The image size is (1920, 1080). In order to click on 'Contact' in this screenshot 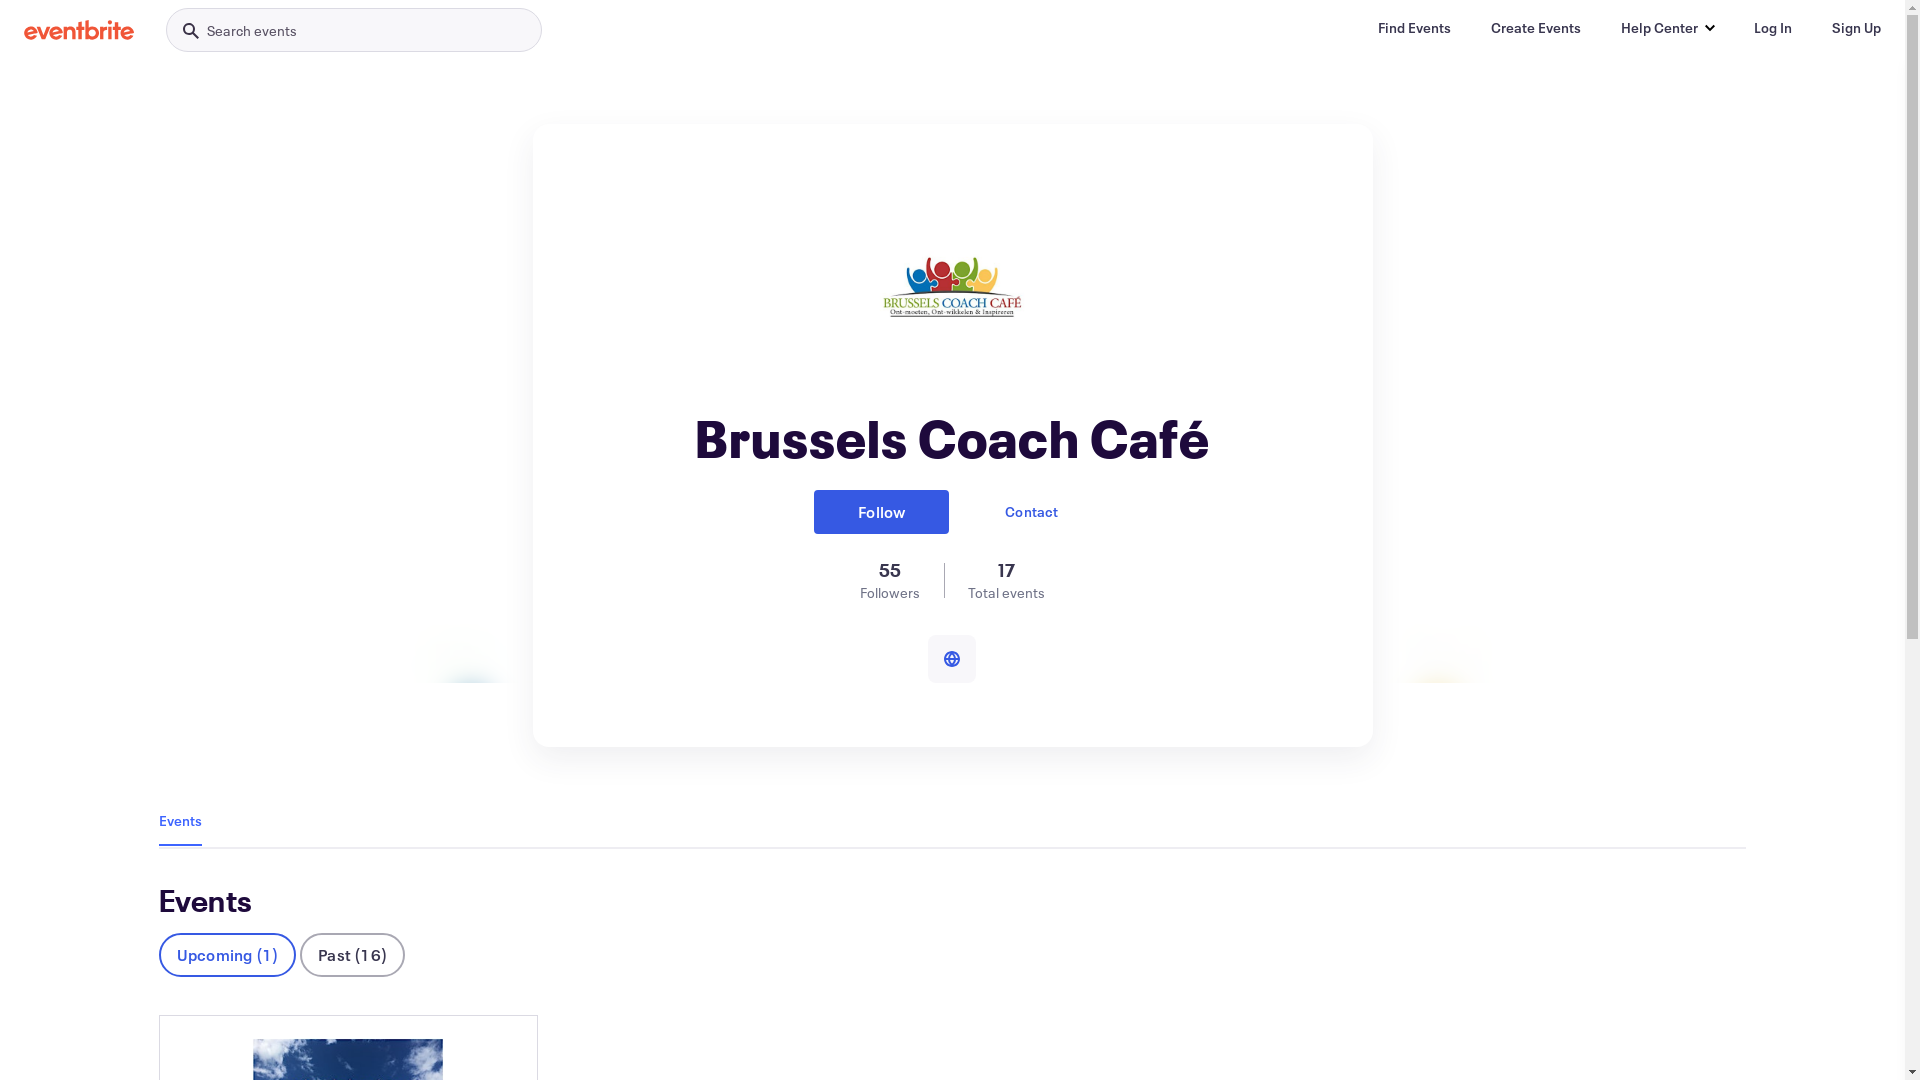, I will do `click(1031, 511)`.